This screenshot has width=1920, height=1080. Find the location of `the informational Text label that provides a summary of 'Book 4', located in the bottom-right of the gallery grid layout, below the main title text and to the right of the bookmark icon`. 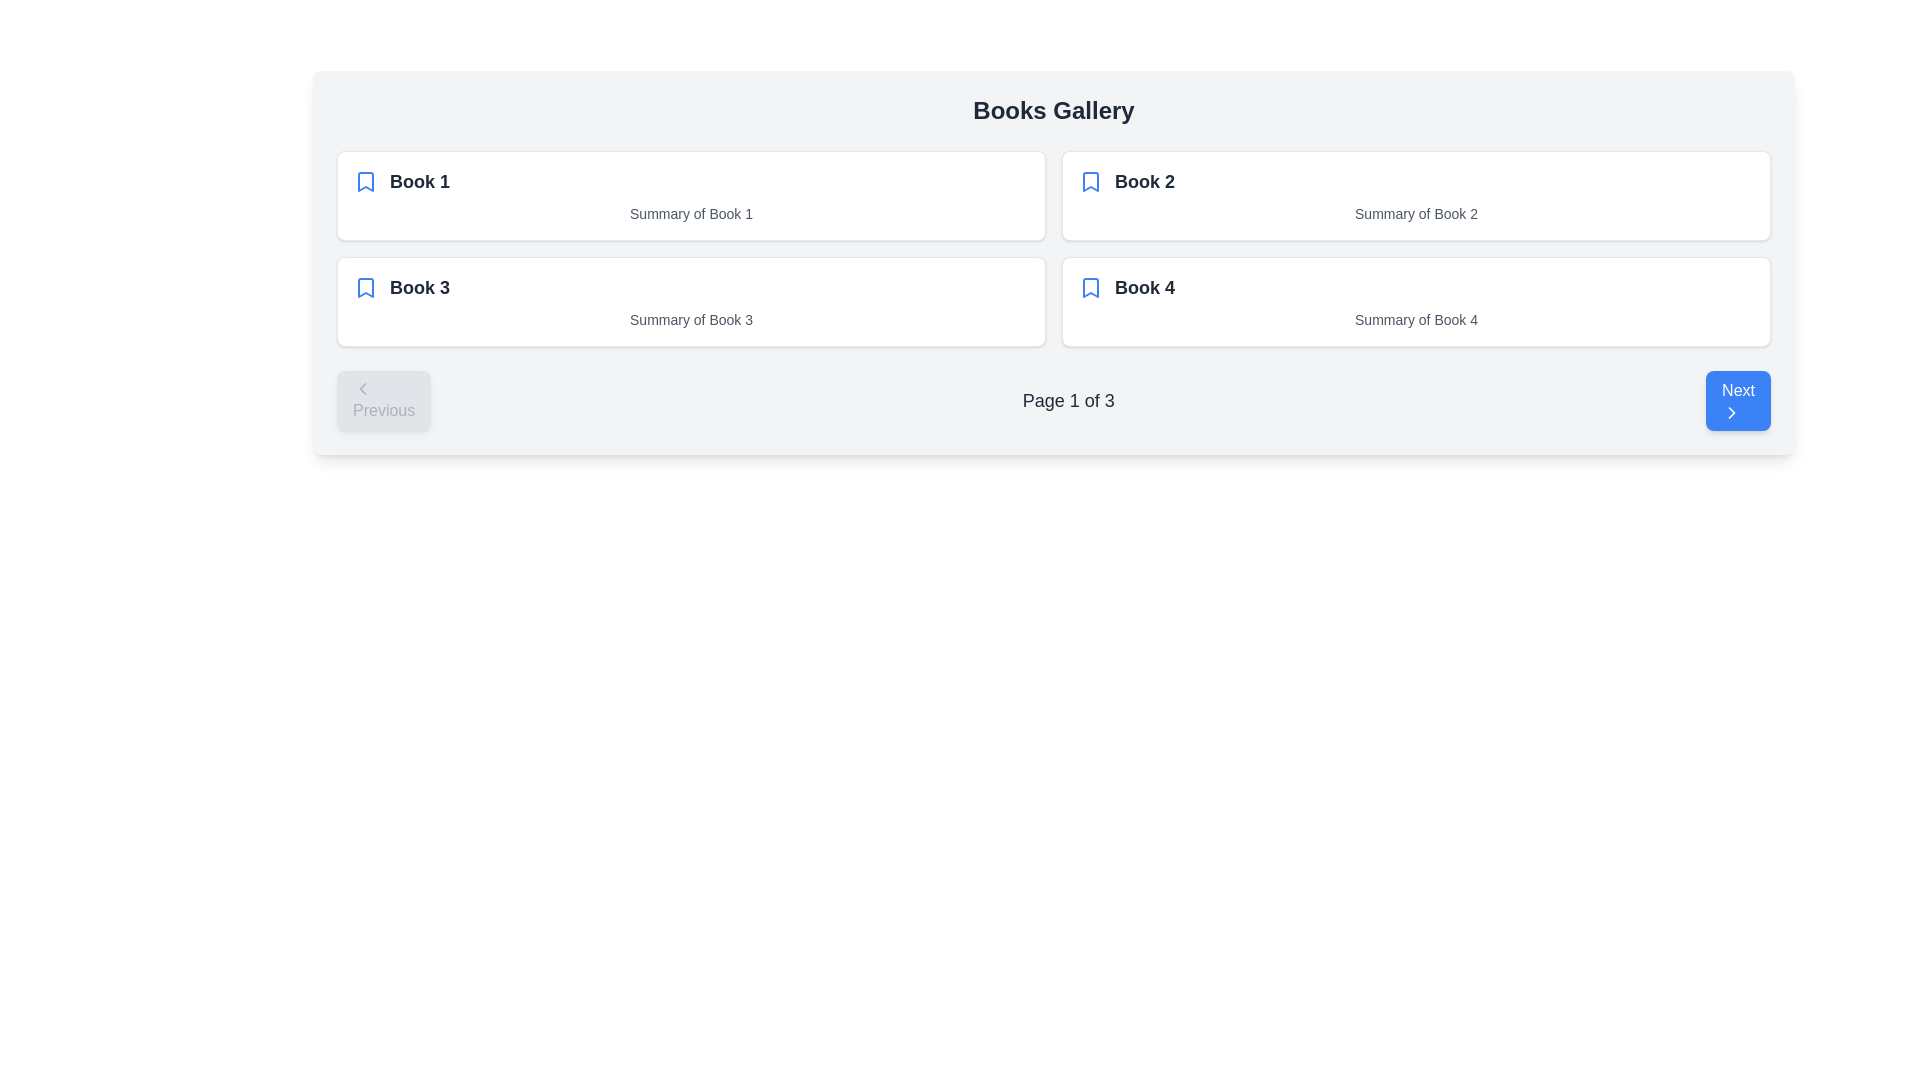

the informational Text label that provides a summary of 'Book 4', located in the bottom-right of the gallery grid layout, below the main title text and to the right of the bookmark icon is located at coordinates (1415, 319).